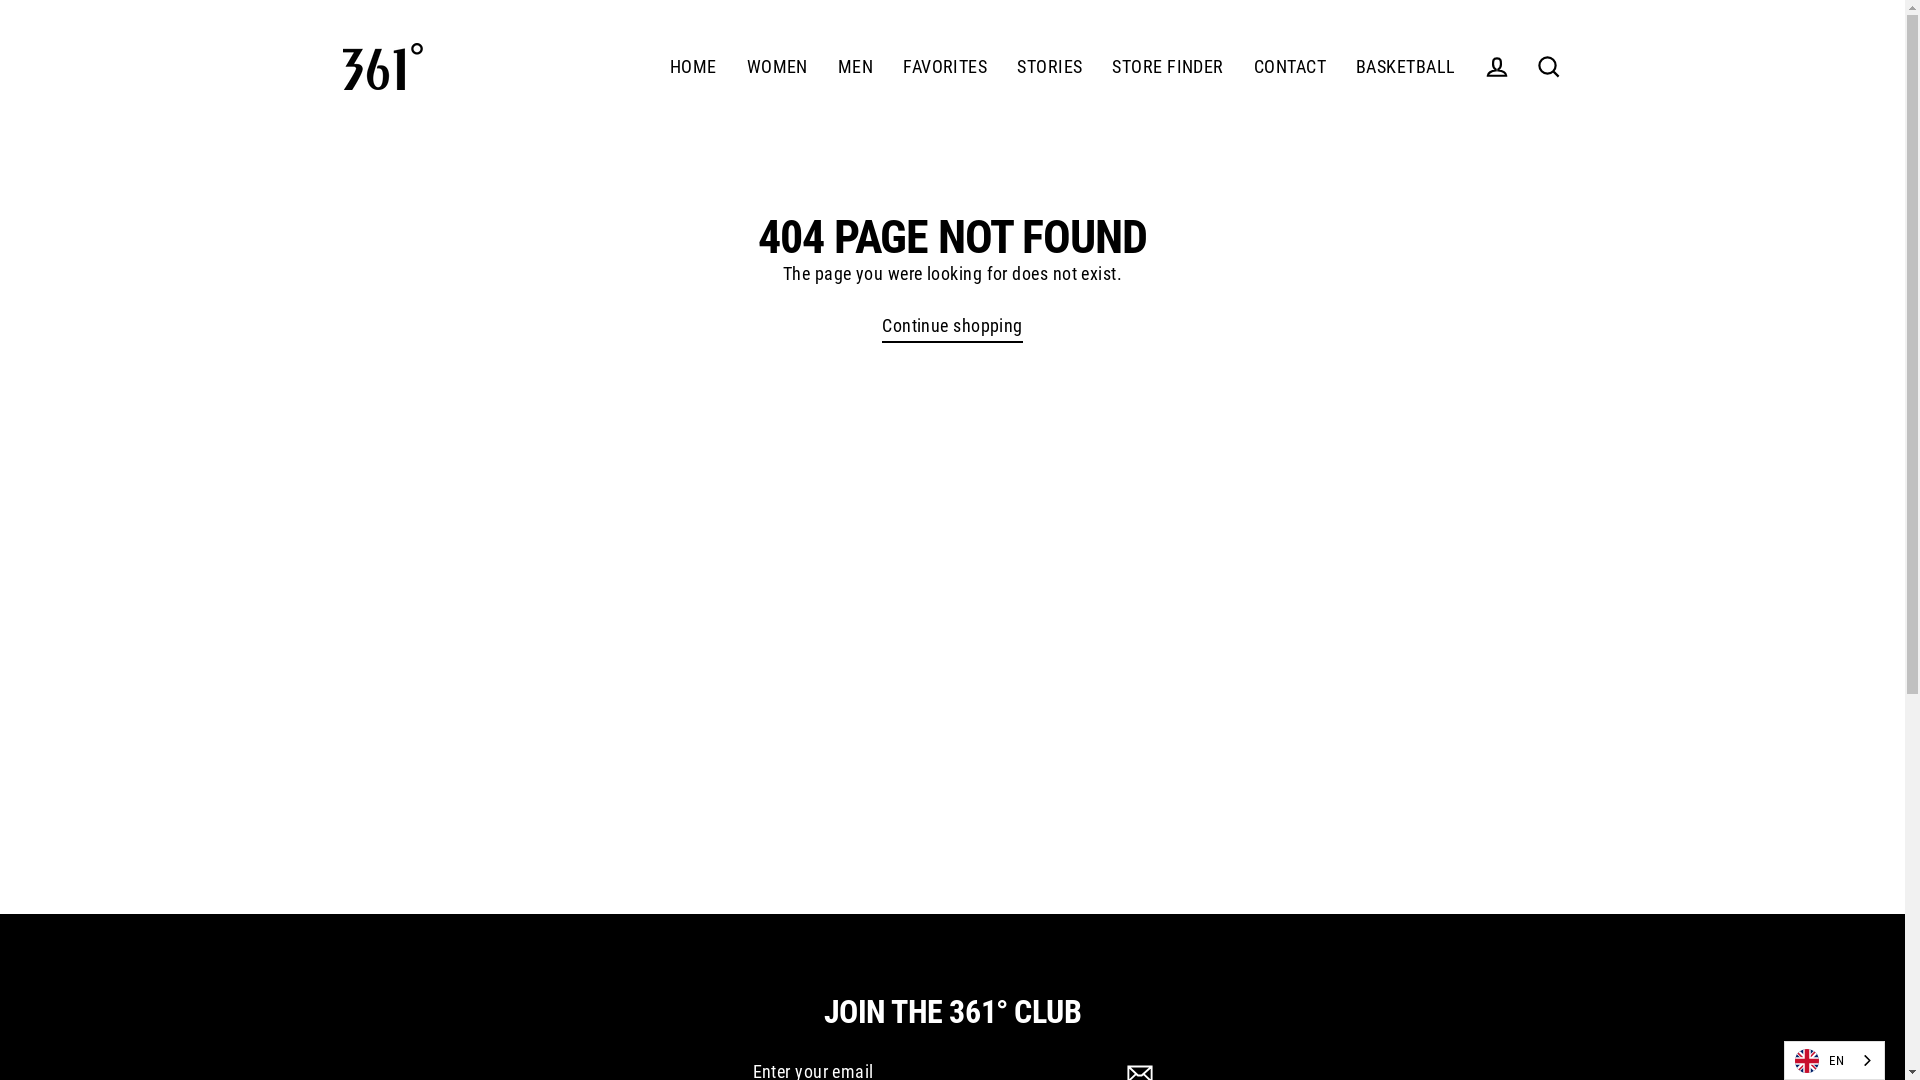 Image resolution: width=1920 pixels, height=1080 pixels. What do you see at coordinates (822, 65) in the screenshot?
I see `'MEN'` at bounding box center [822, 65].